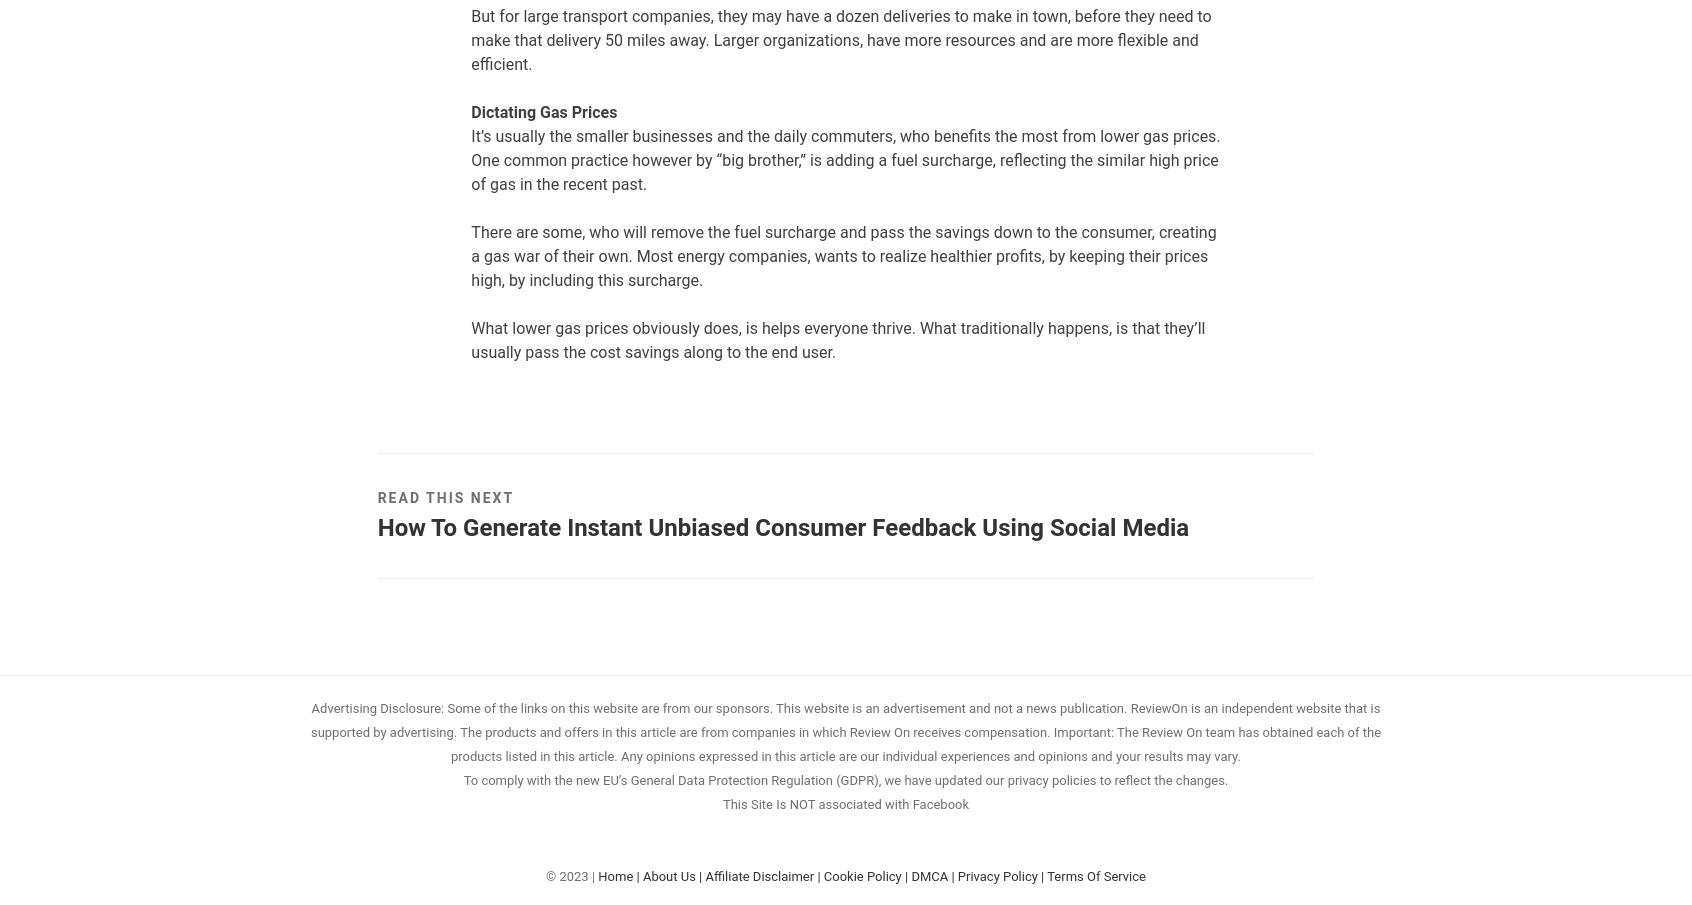 The height and width of the screenshot is (905, 1692). Describe the element at coordinates (618, 875) in the screenshot. I see `'Home |'` at that location.